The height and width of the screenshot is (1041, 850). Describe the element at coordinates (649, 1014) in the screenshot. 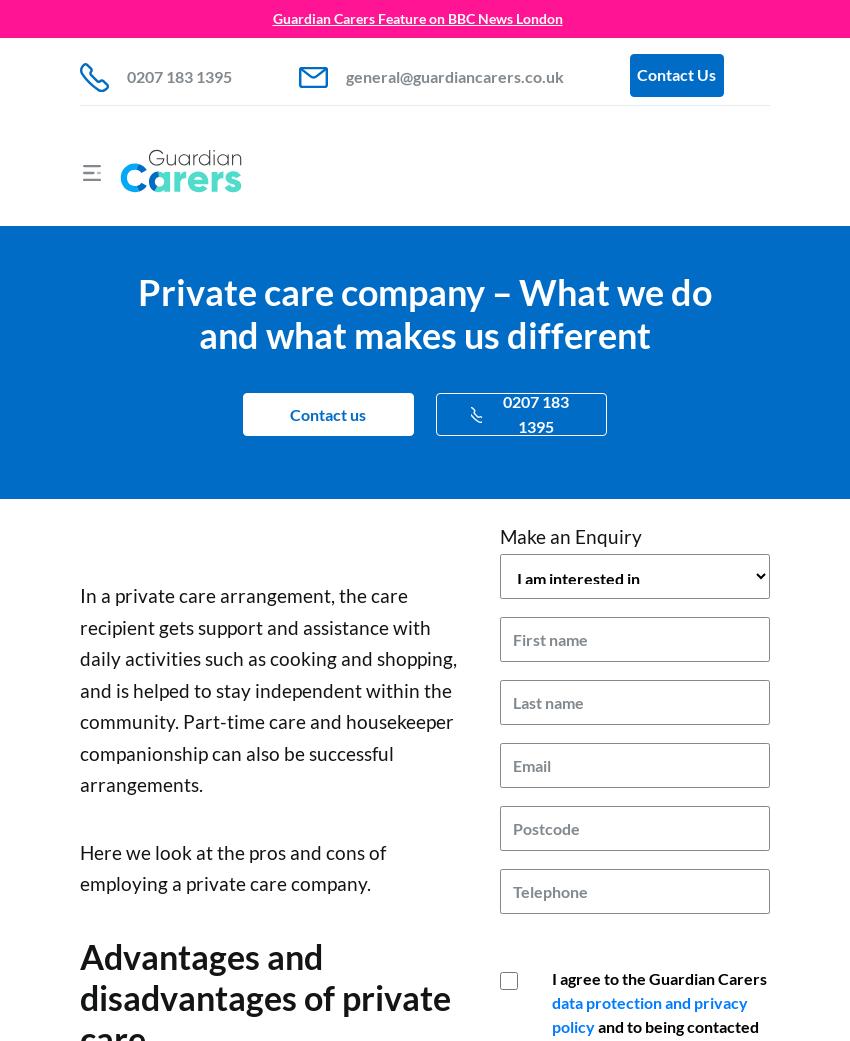

I see `'data protection and privacy policy'` at that location.